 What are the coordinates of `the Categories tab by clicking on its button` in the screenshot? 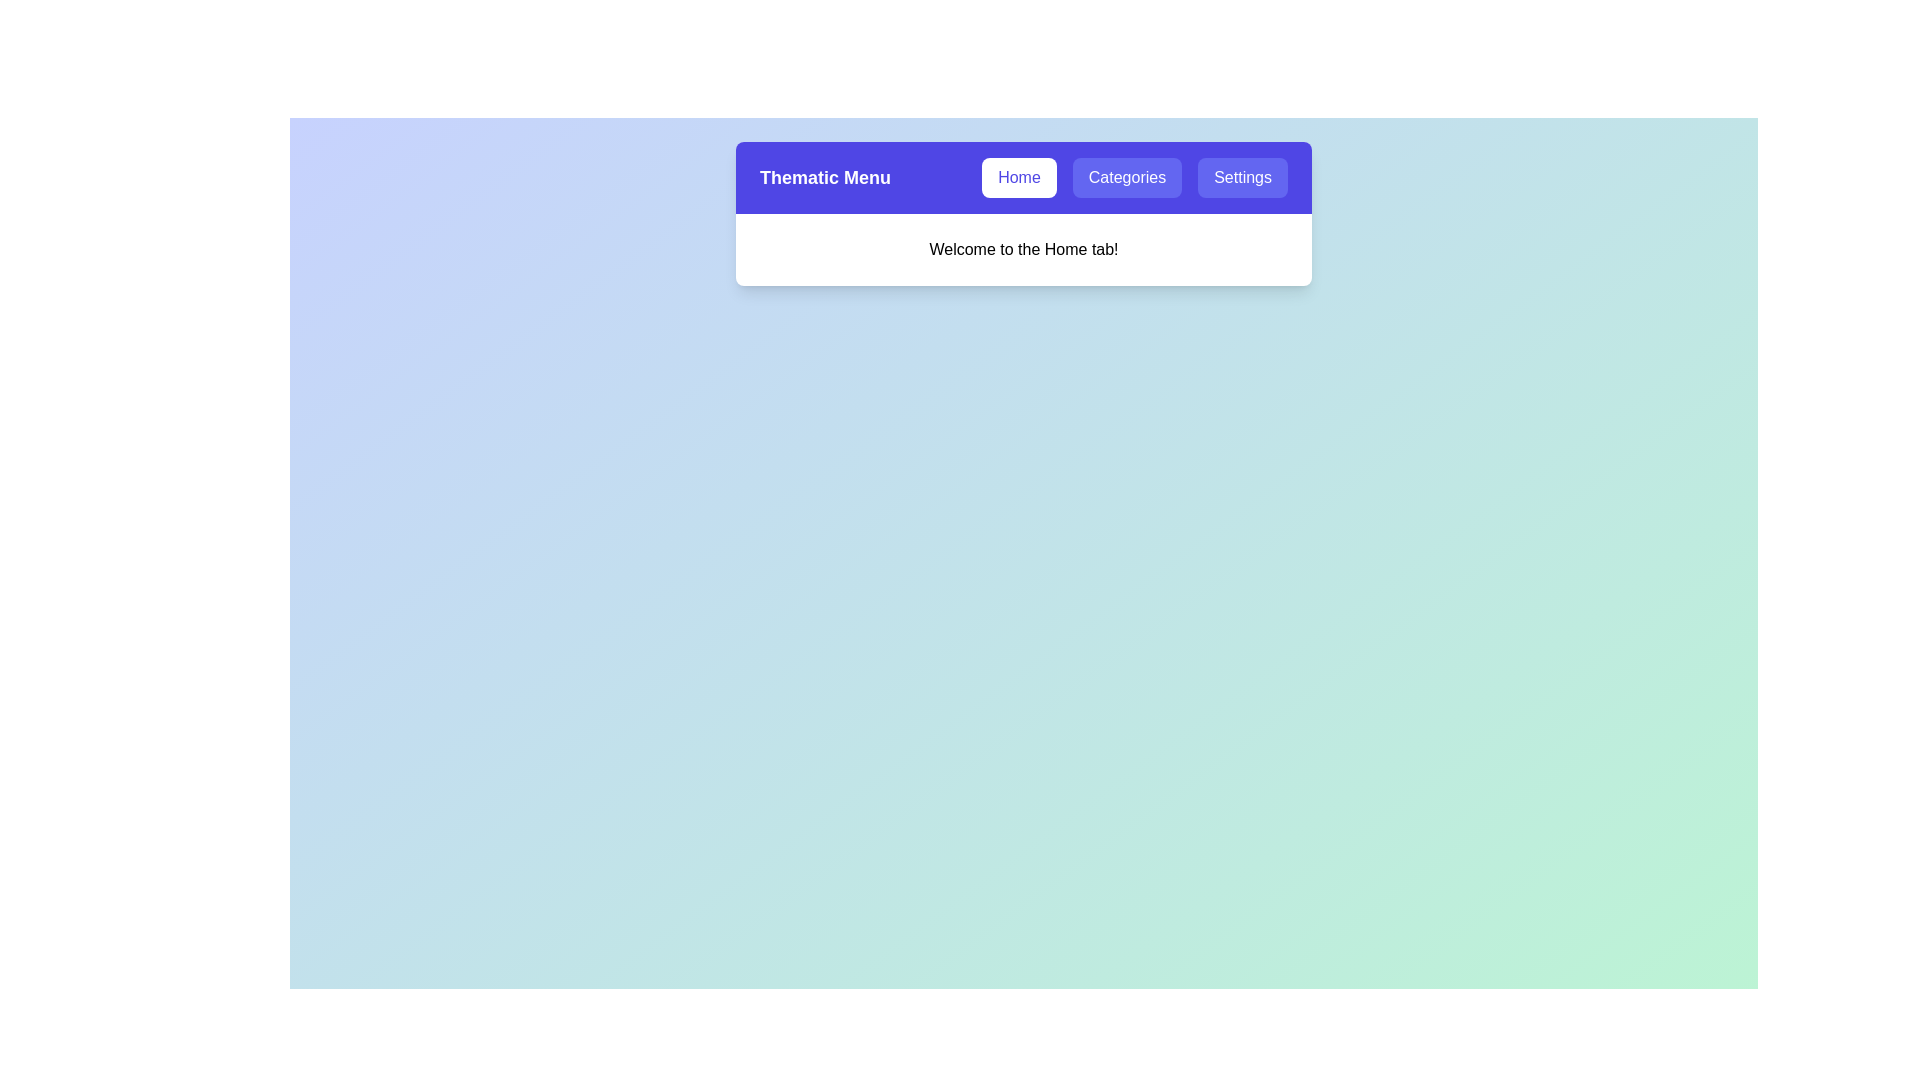 It's located at (1127, 176).